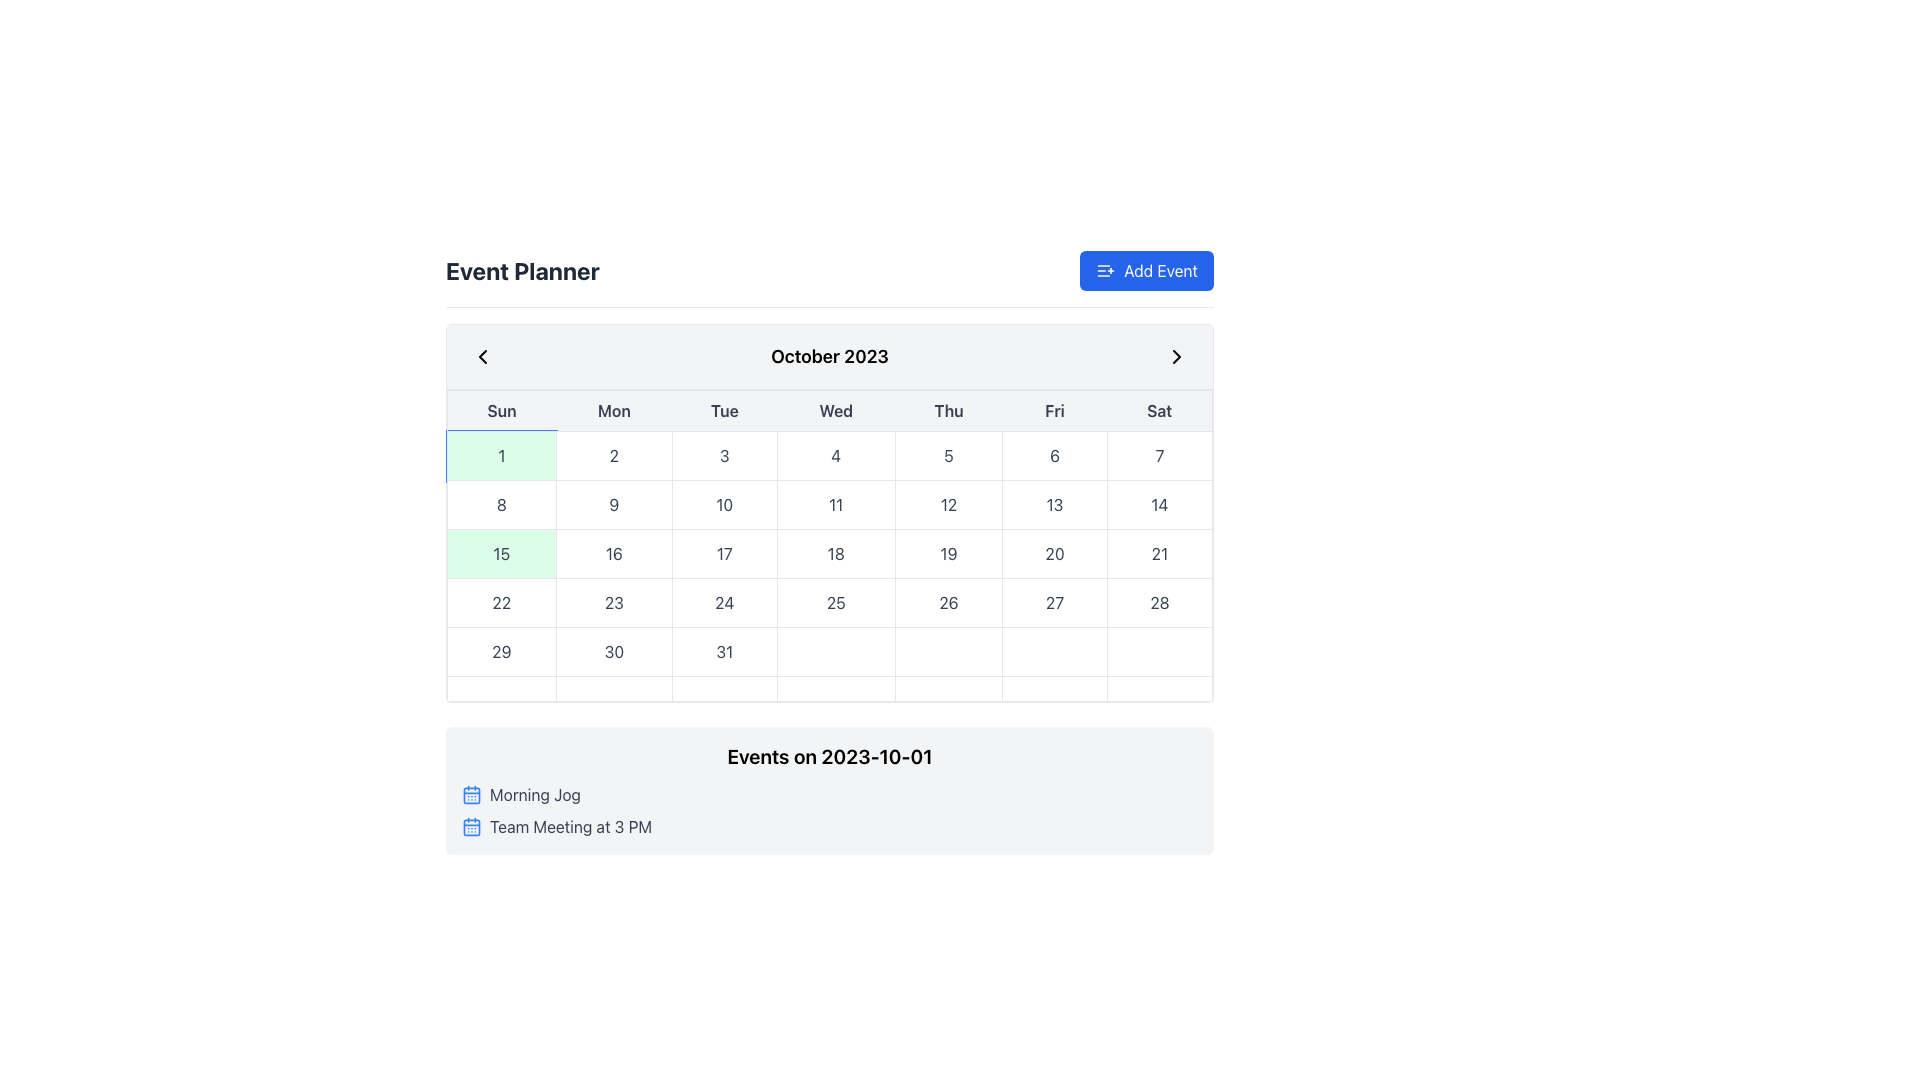 The width and height of the screenshot is (1920, 1080). Describe the element at coordinates (830, 504) in the screenshot. I see `the highlighted calendar day item '11'` at that location.